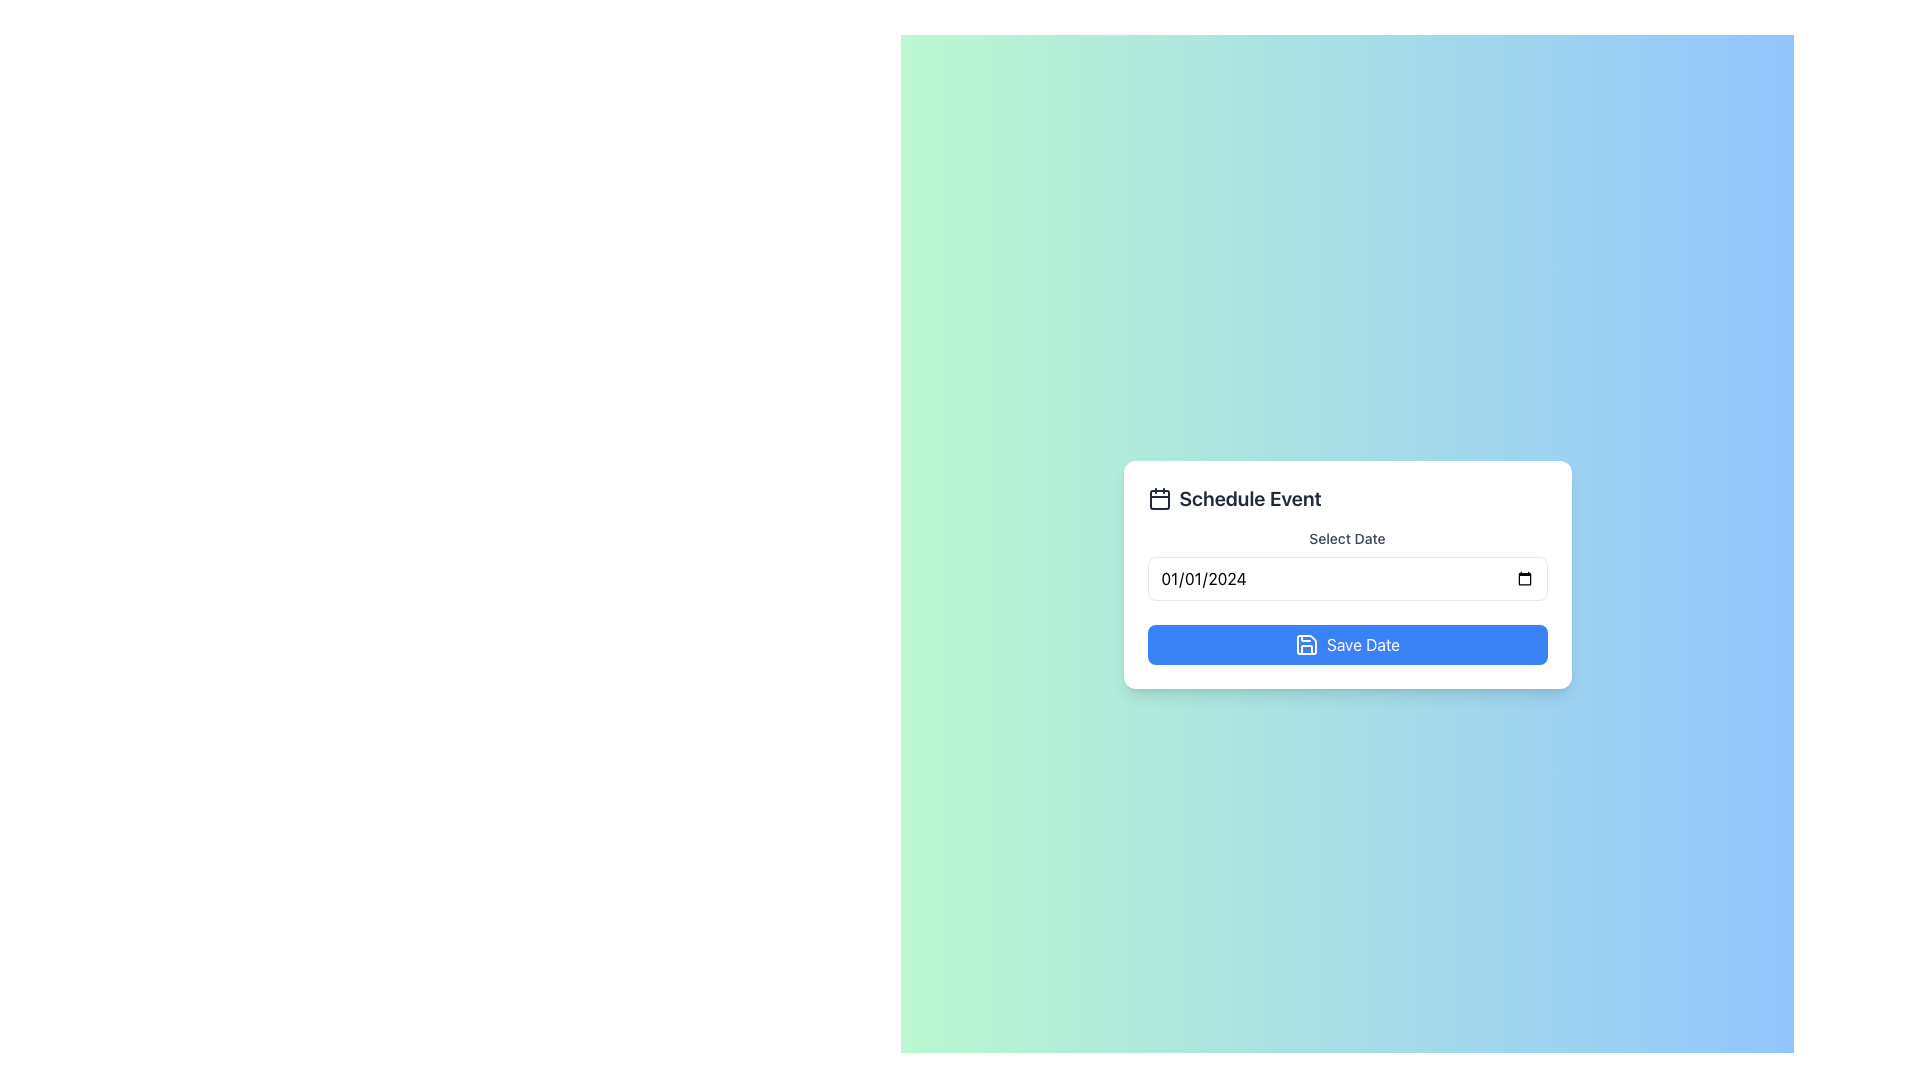 This screenshot has height=1080, width=1920. Describe the element at coordinates (1347, 596) in the screenshot. I see `the date input field displaying '01/01/2024'` at that location.